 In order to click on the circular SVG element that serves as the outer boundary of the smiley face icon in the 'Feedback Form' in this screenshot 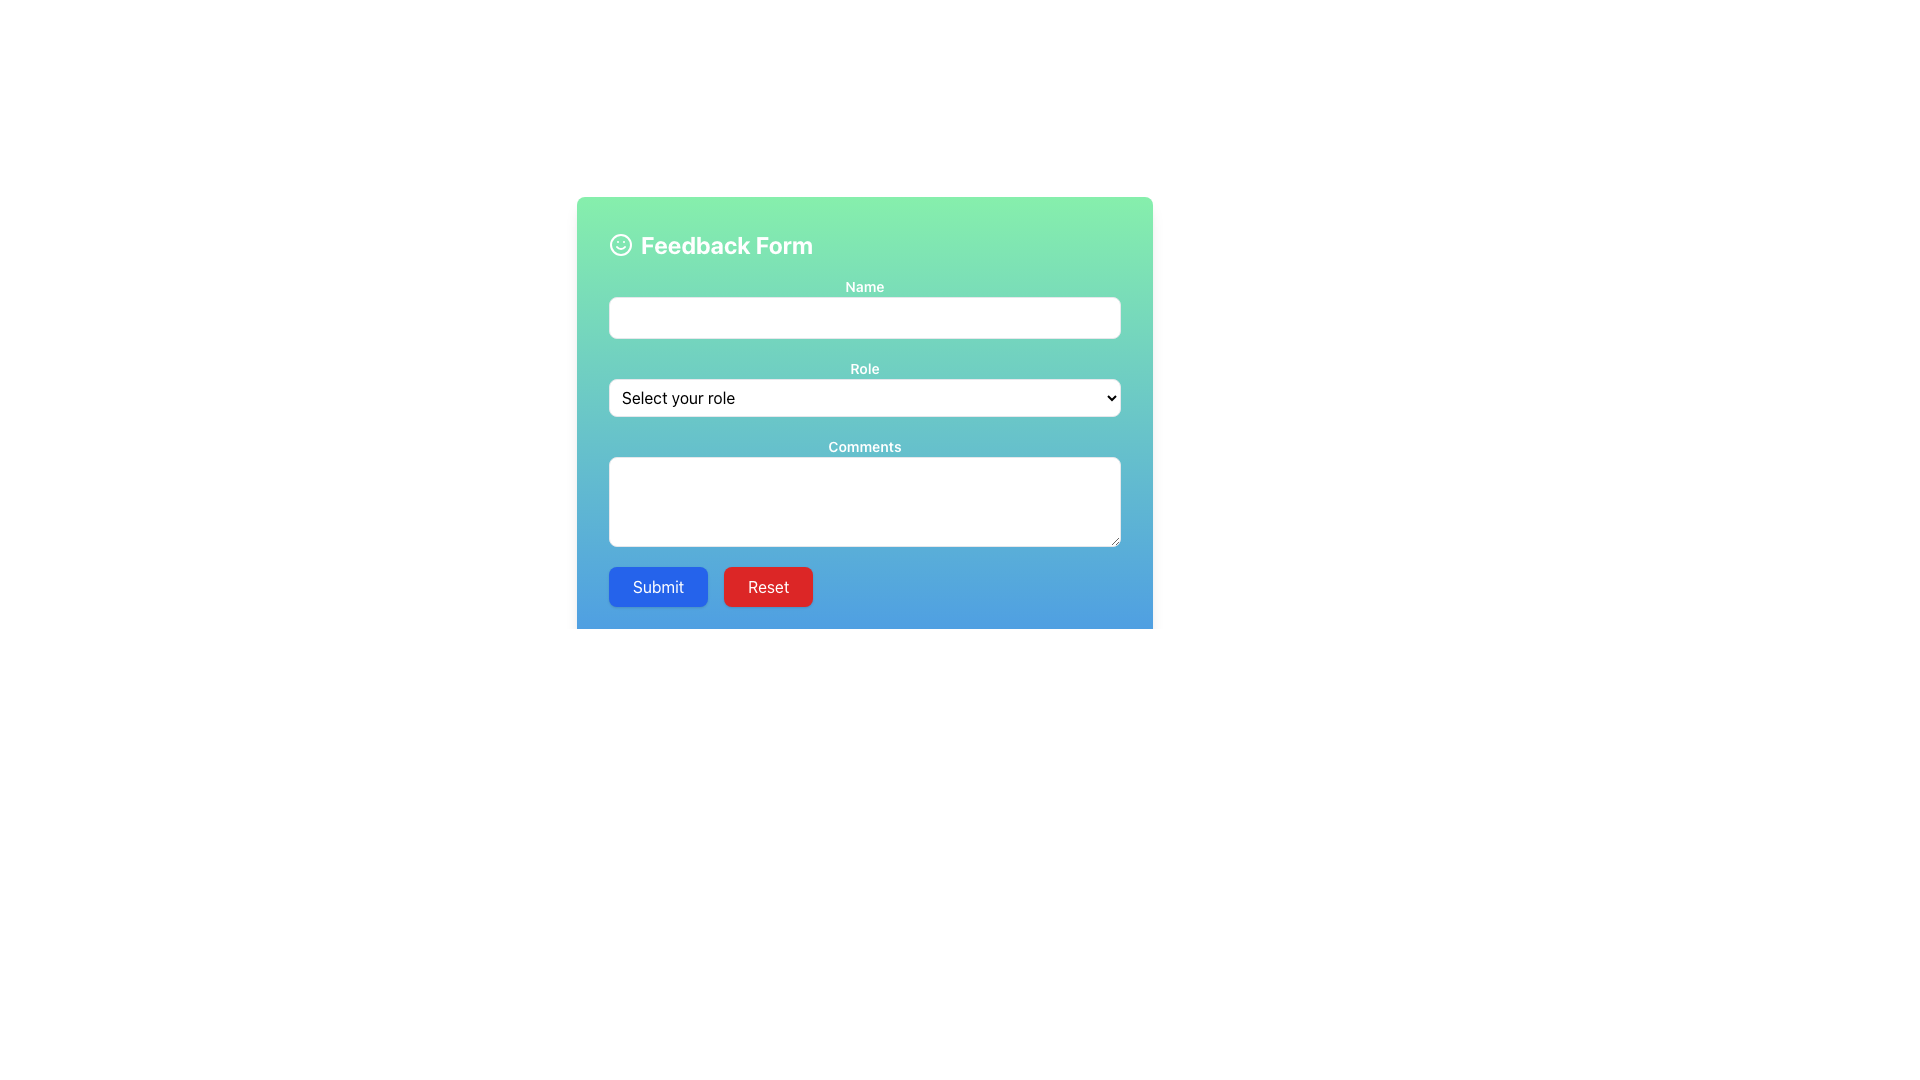, I will do `click(619, 244)`.